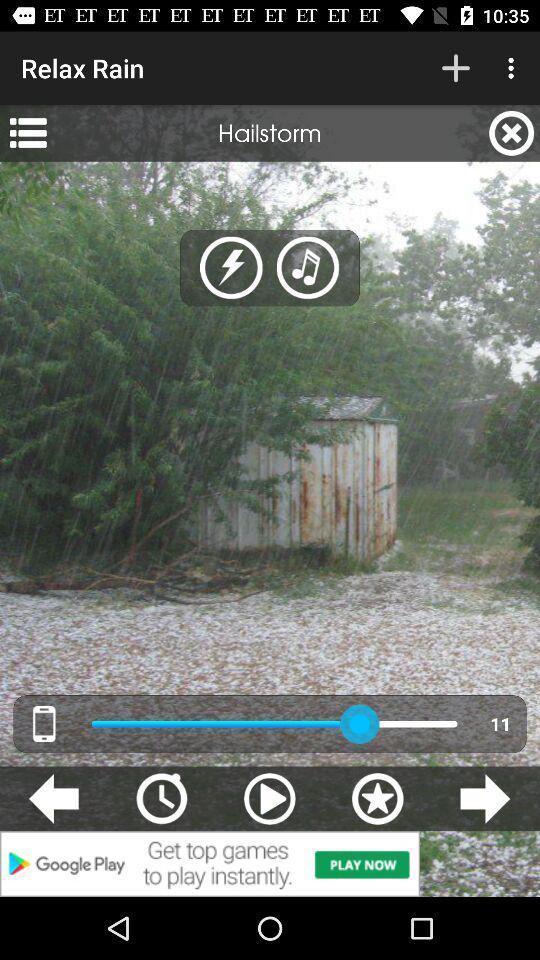 This screenshot has width=540, height=960. Describe the element at coordinates (455, 68) in the screenshot. I see `the icon next to relax rain icon` at that location.